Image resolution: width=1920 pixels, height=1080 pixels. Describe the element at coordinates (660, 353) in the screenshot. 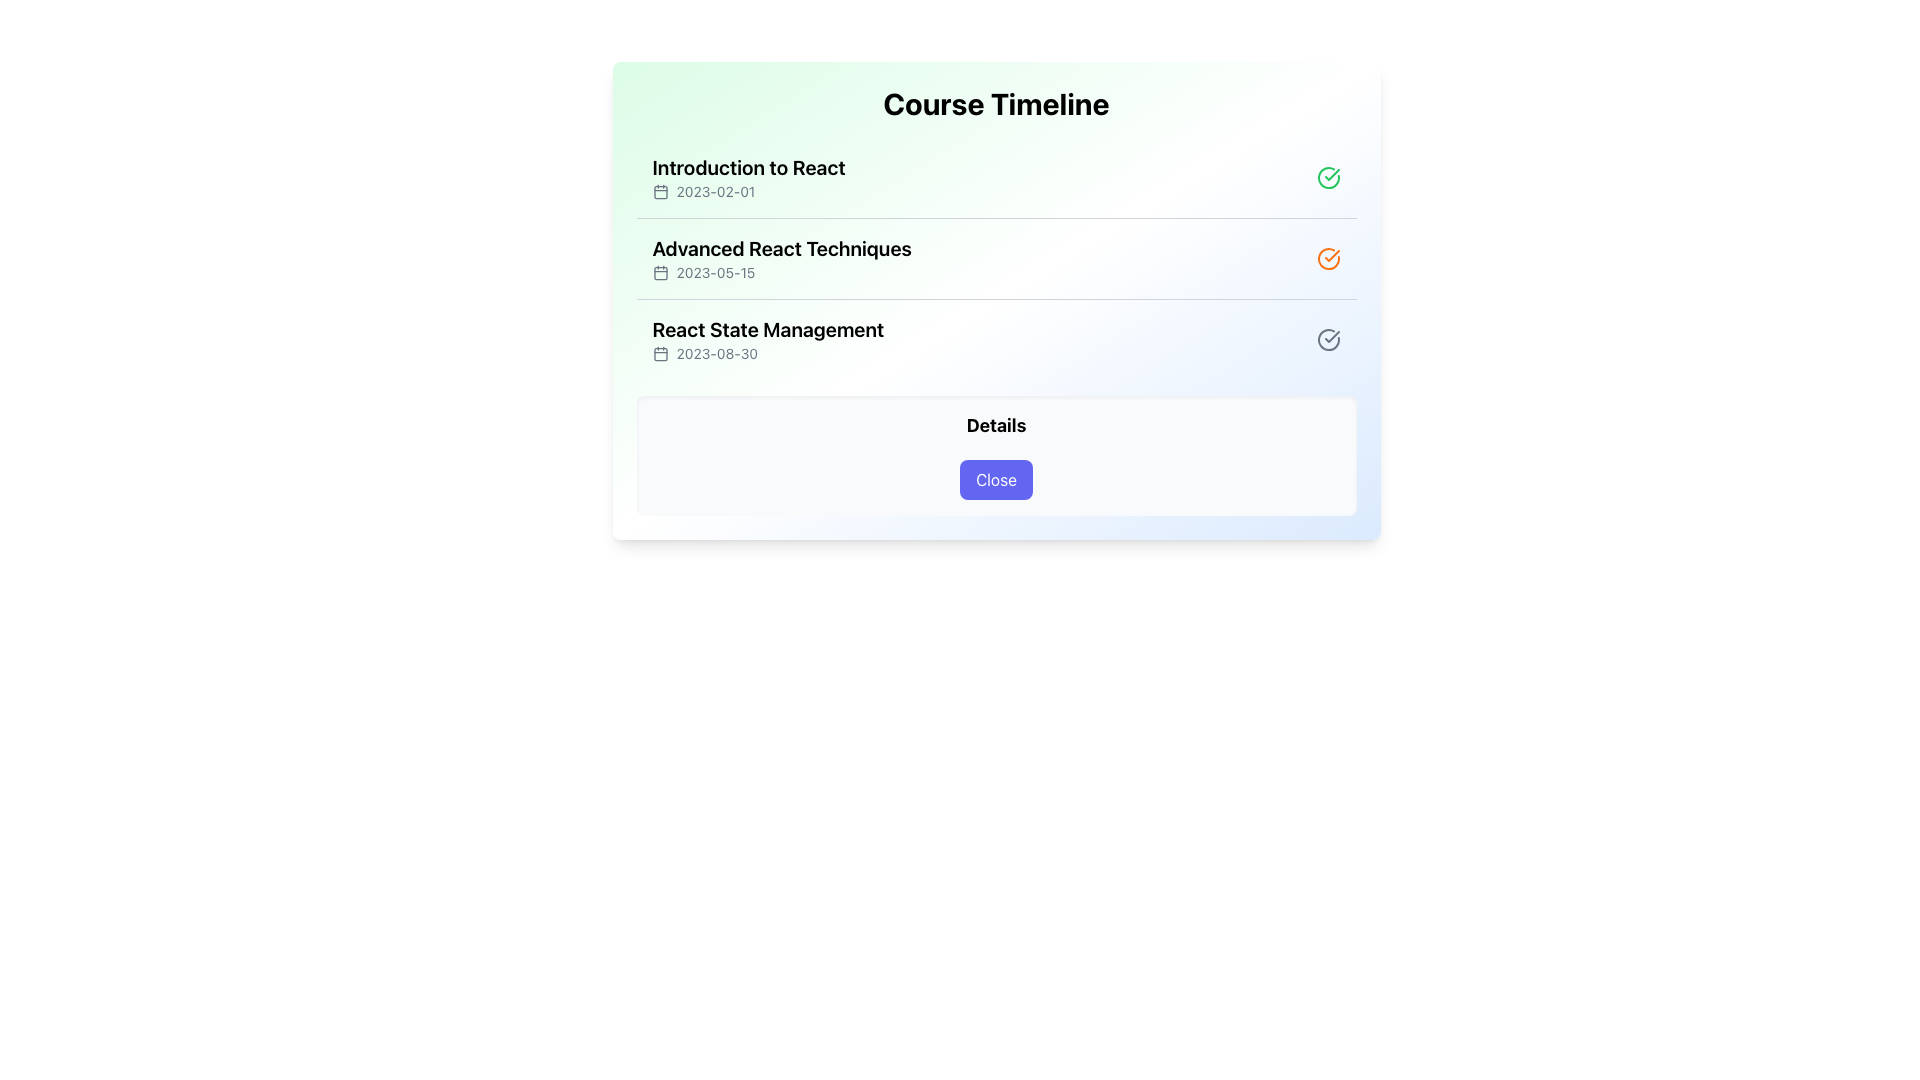

I see `the calendar icon located to the left of the date text '2023-08-30', which has a minimalistic gray design` at that location.